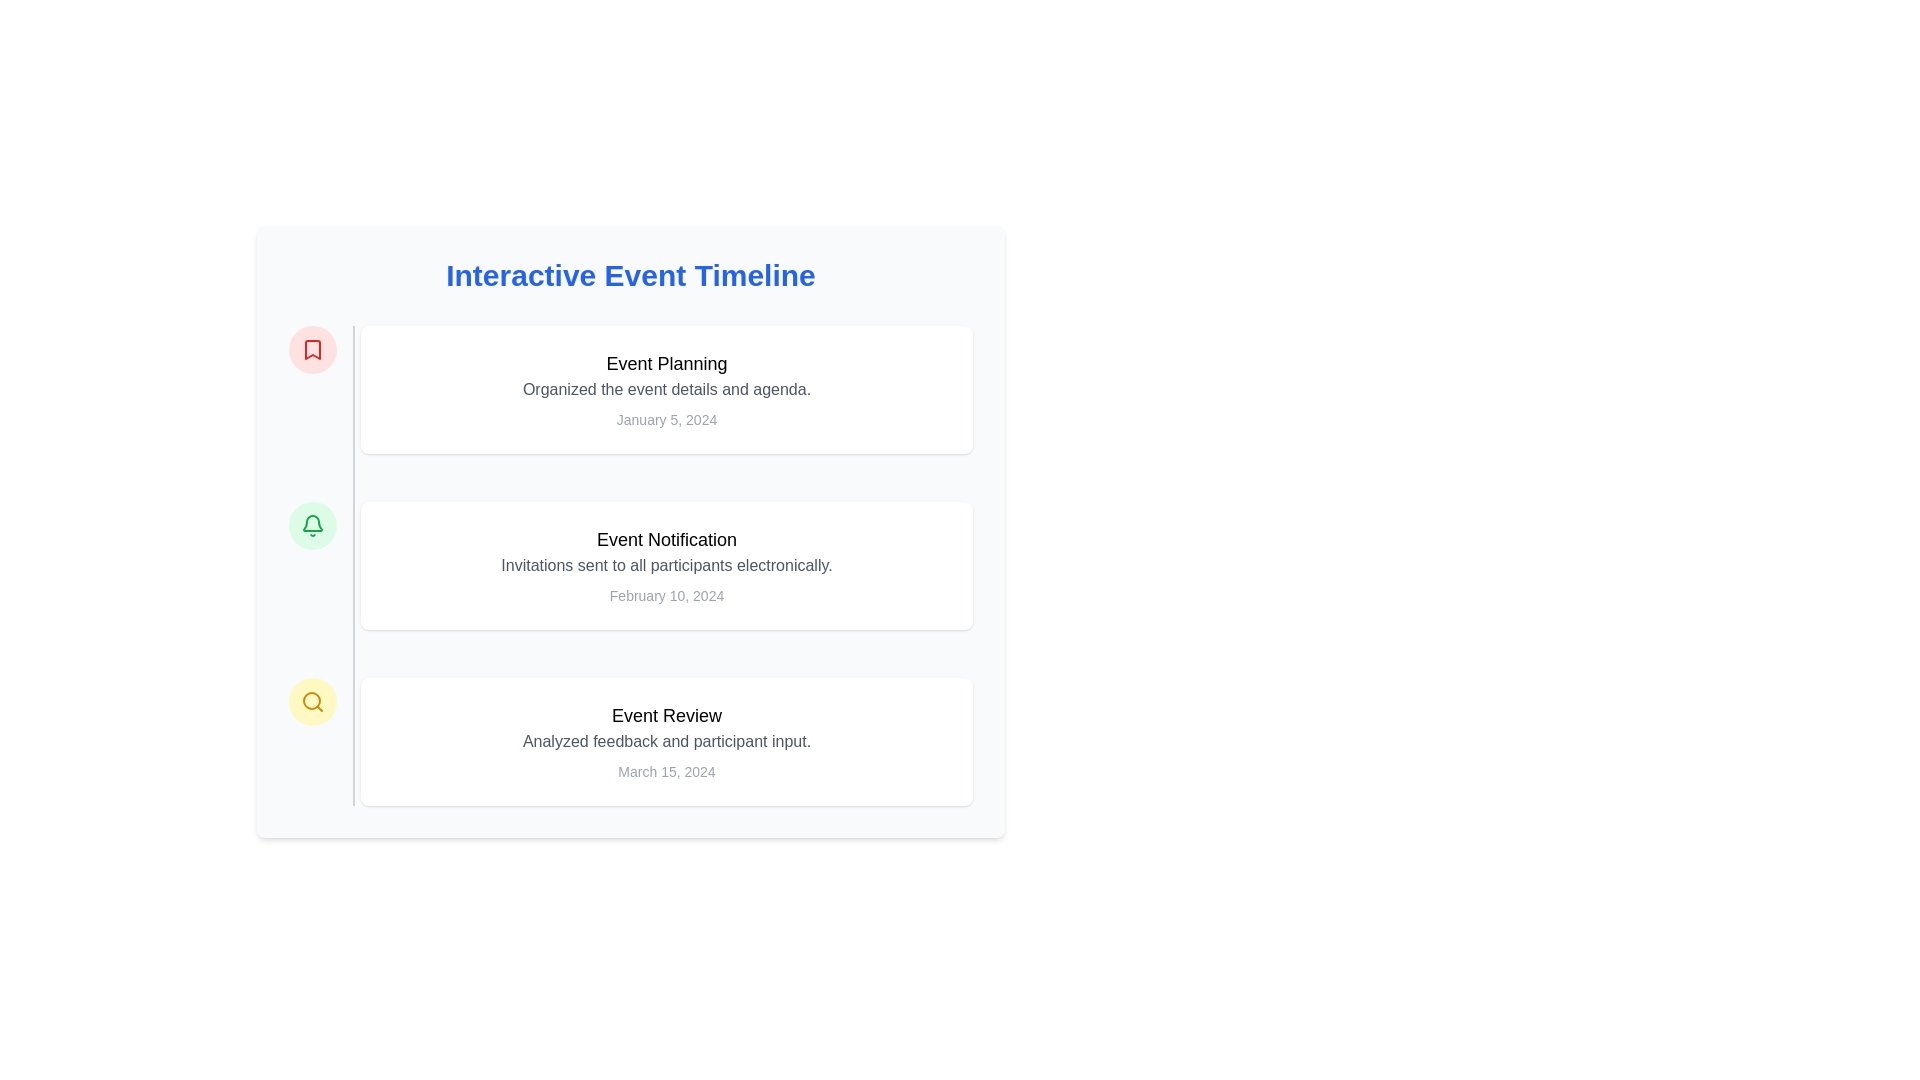 The height and width of the screenshot is (1080, 1920). What do you see at coordinates (311, 522) in the screenshot?
I see `the bell-shaped notification icon with a smooth green outline located in the sidebar, near the 'Event Notification' list item` at bounding box center [311, 522].